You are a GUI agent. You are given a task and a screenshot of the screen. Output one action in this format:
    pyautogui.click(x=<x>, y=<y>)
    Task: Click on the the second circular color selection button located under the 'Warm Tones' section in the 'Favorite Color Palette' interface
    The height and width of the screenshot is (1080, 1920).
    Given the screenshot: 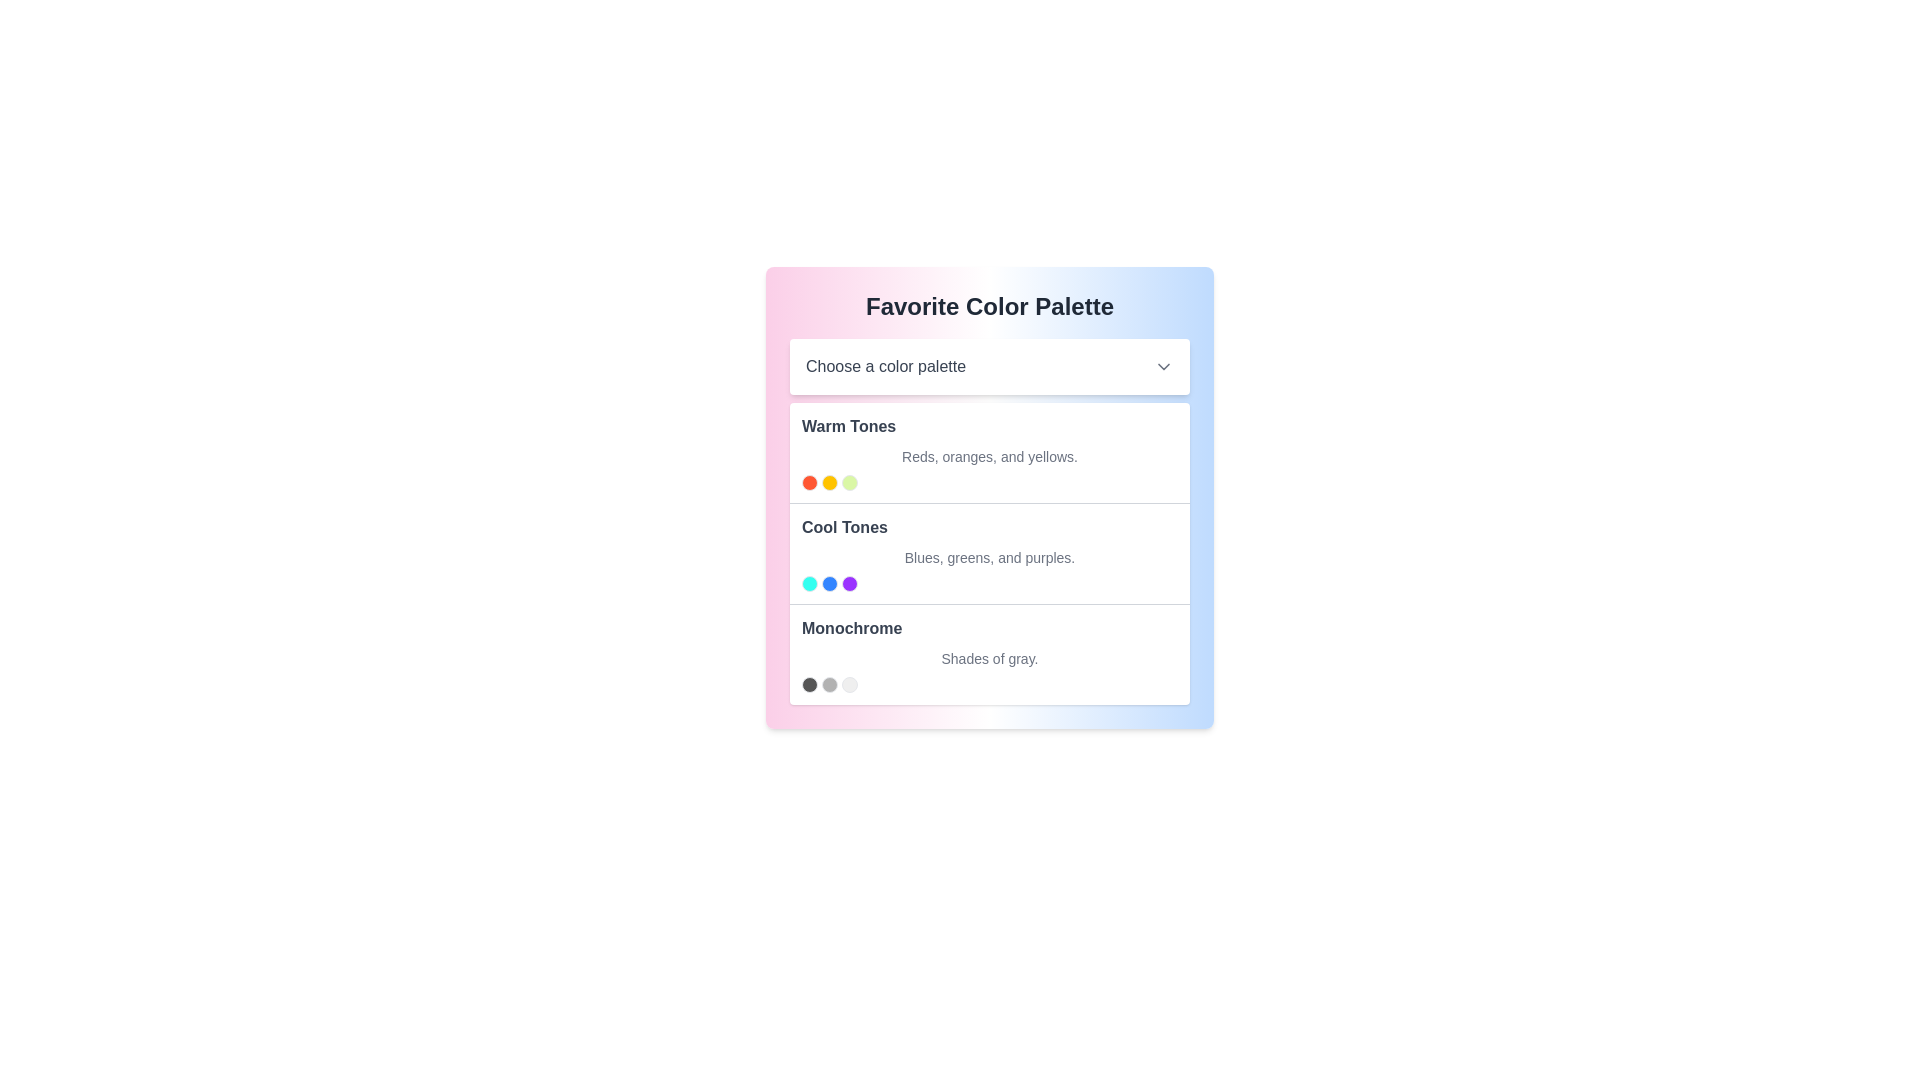 What is the action you would take?
    pyautogui.click(x=830, y=482)
    